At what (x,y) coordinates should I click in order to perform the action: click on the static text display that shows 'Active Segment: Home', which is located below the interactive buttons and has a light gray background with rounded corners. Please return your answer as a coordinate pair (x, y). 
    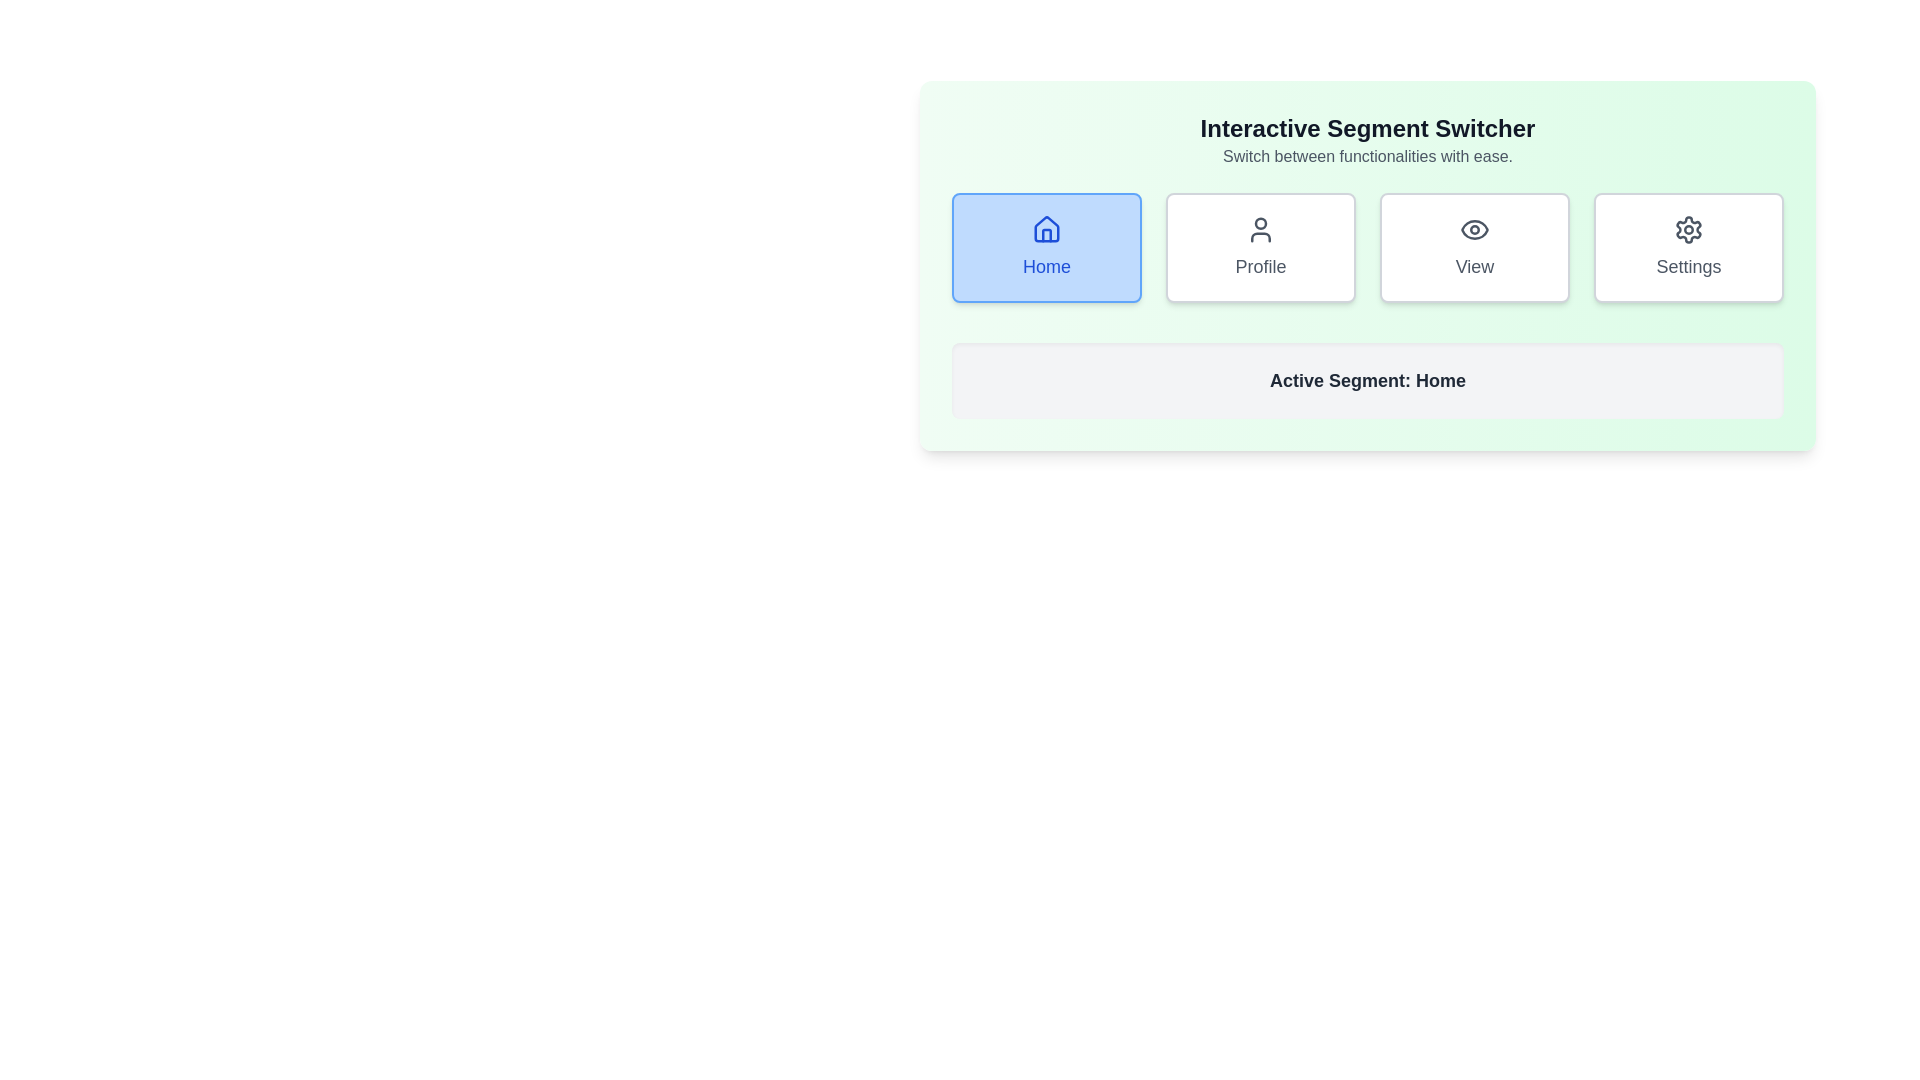
    Looking at the image, I should click on (1367, 381).